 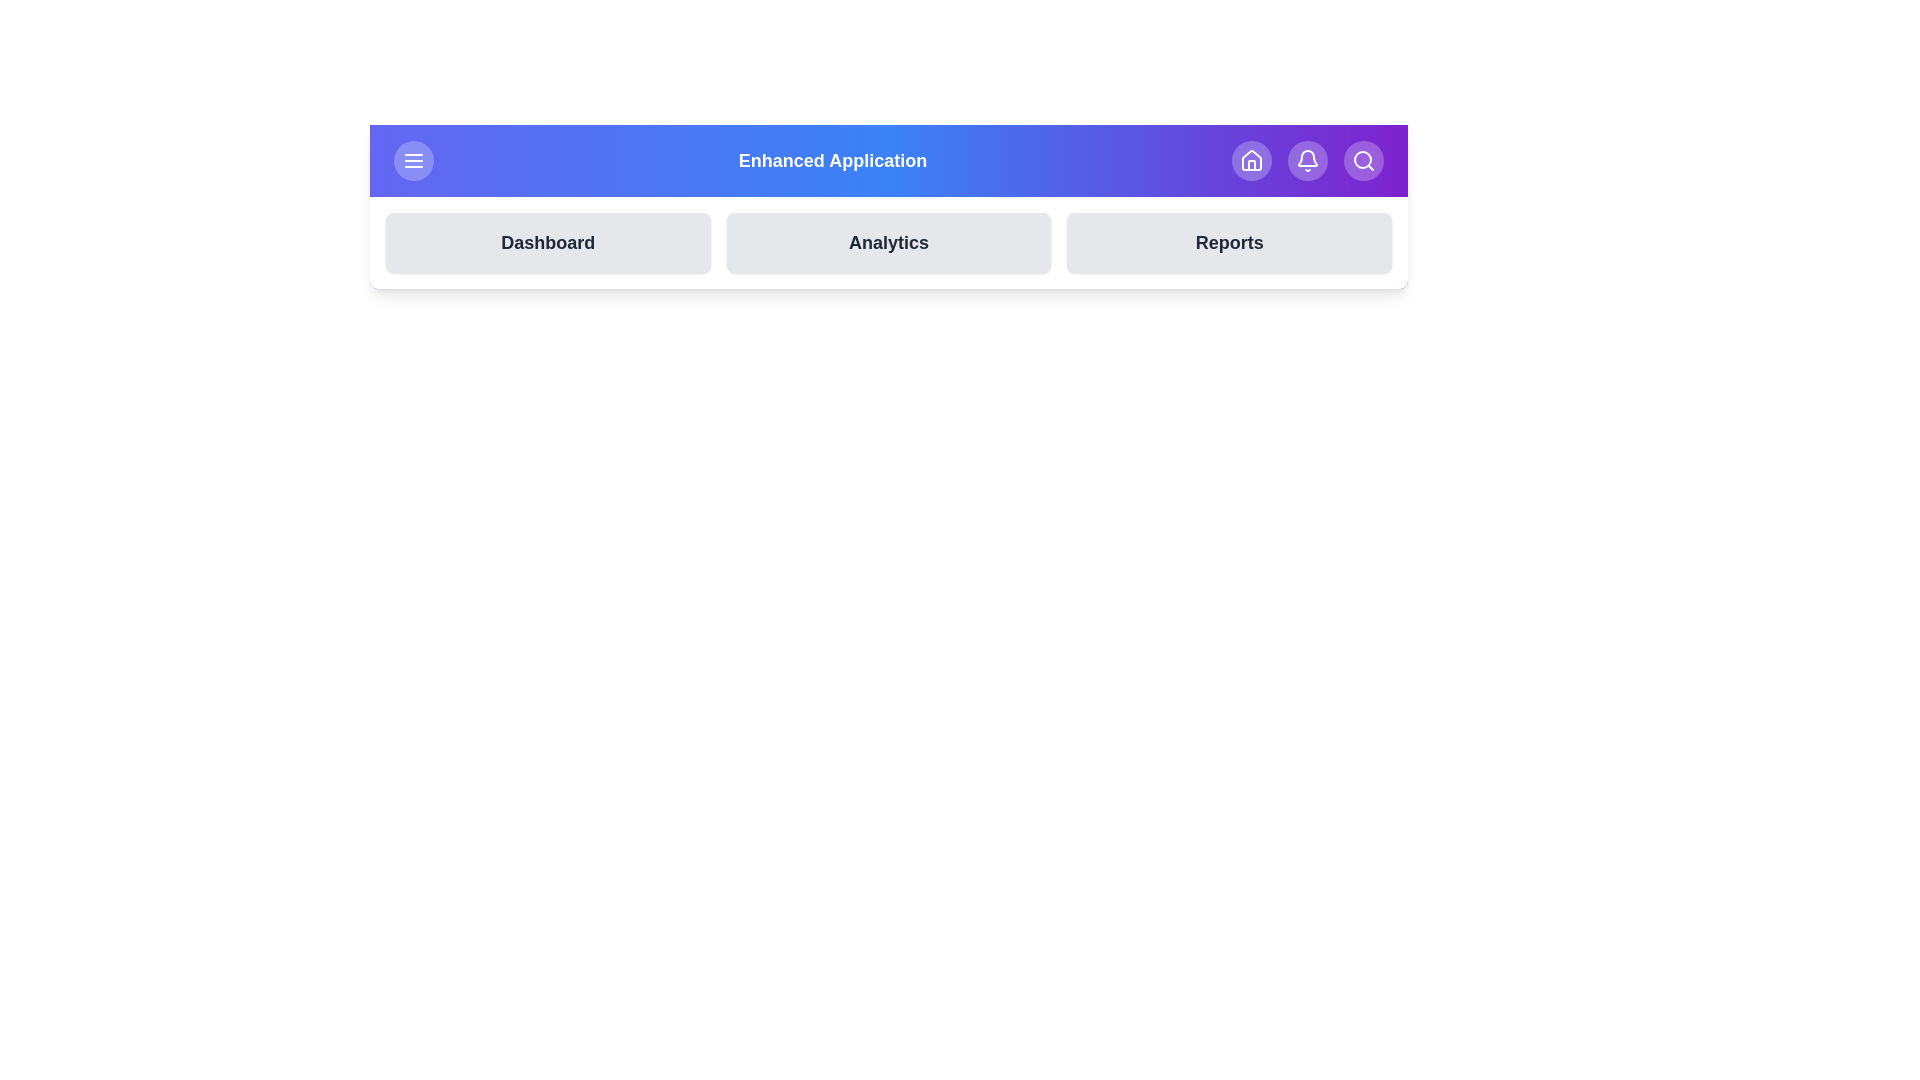 I want to click on the 'Home' icon button, so click(x=1251, y=160).